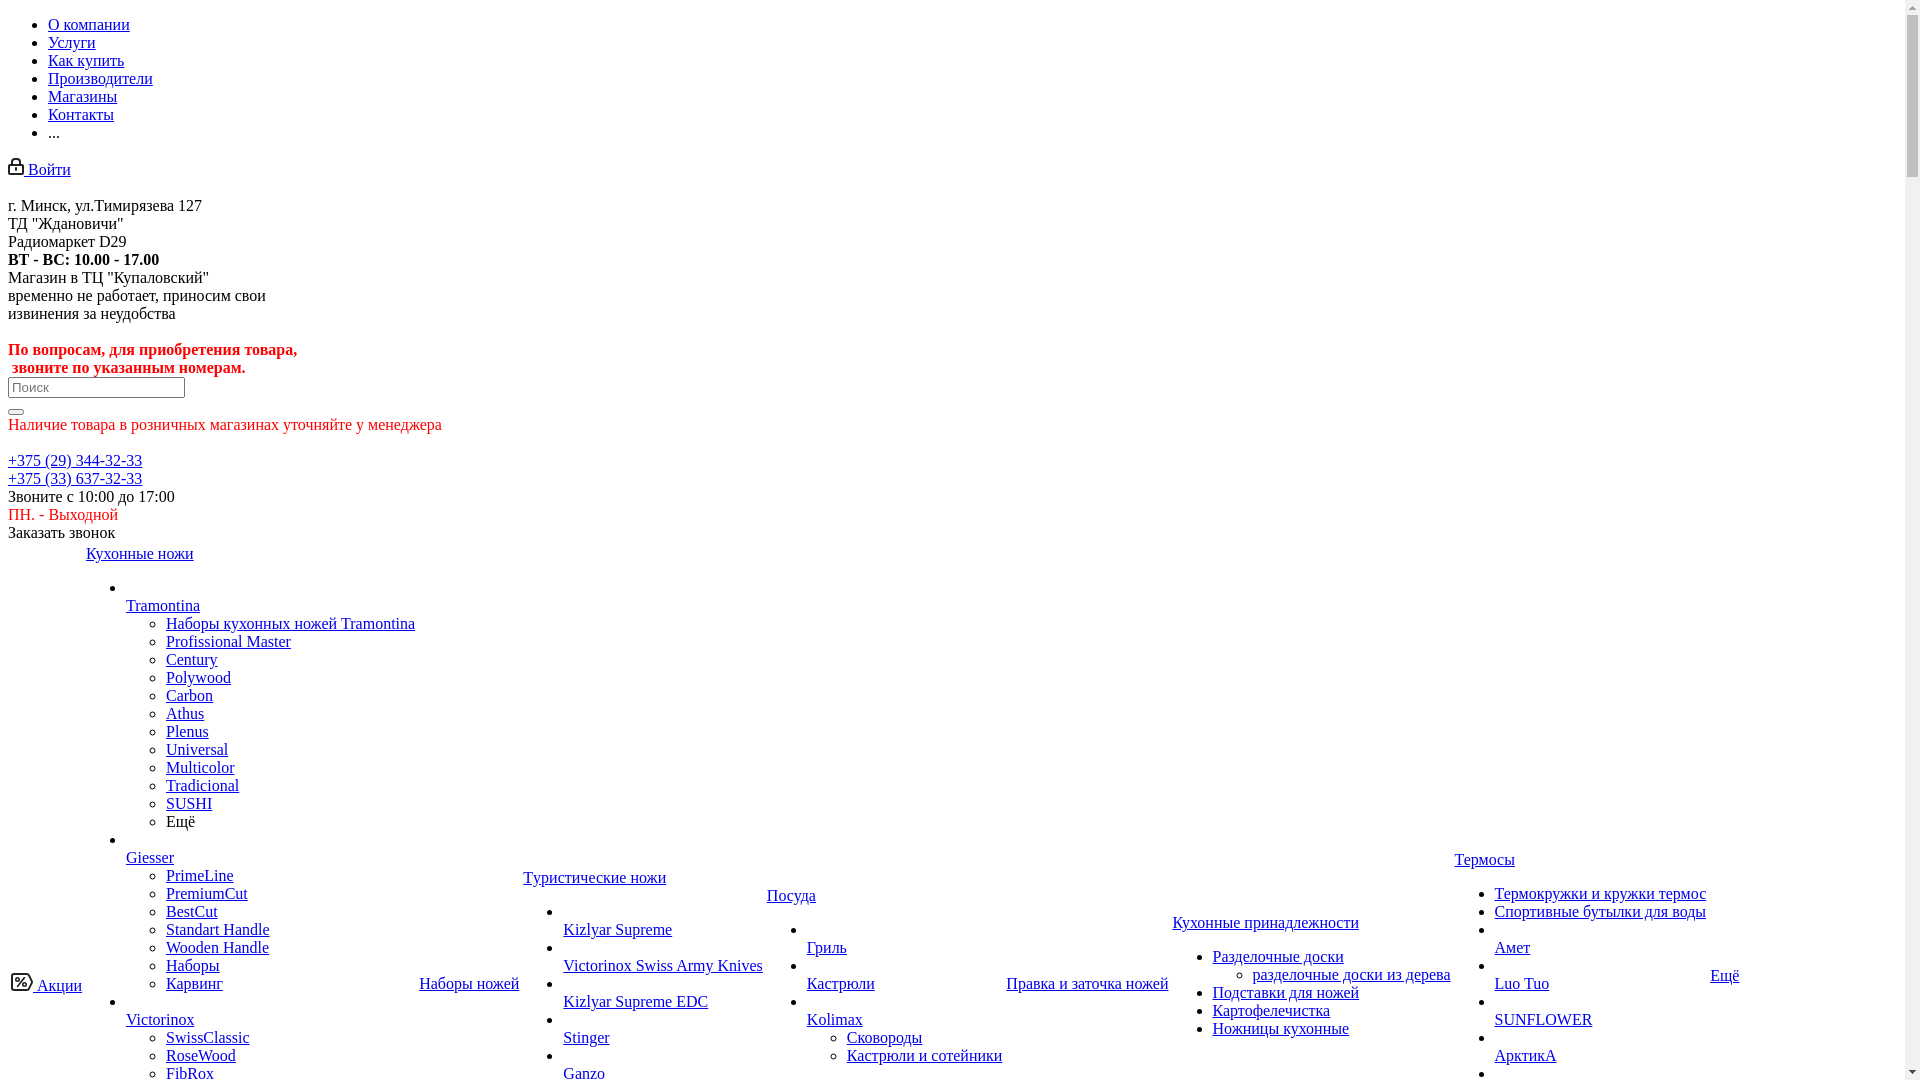 The width and height of the screenshot is (1920, 1080). Describe the element at coordinates (634, 1001) in the screenshot. I see `'Kizlyar Supreme EDC'` at that location.